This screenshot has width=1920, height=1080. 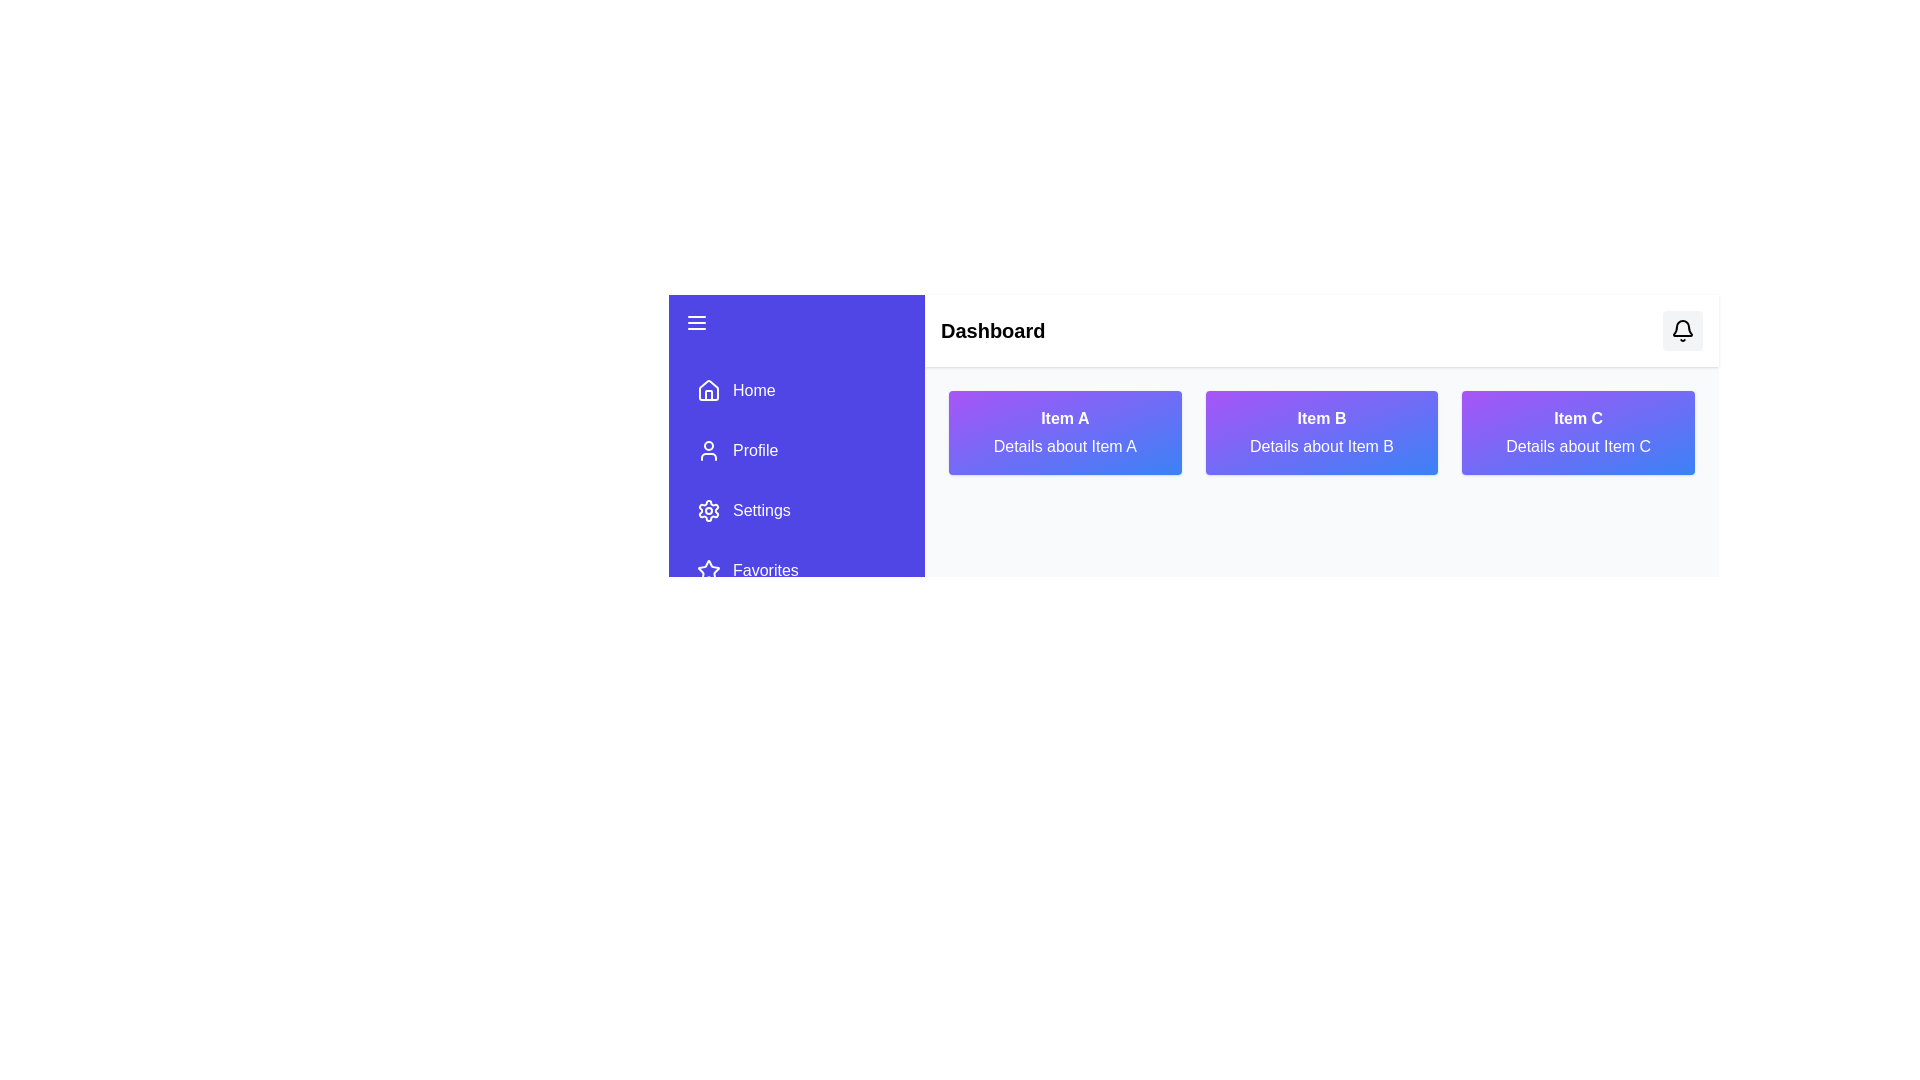 What do you see at coordinates (754, 451) in the screenshot?
I see `the 'Profile' text label in the left sidebar menu` at bounding box center [754, 451].